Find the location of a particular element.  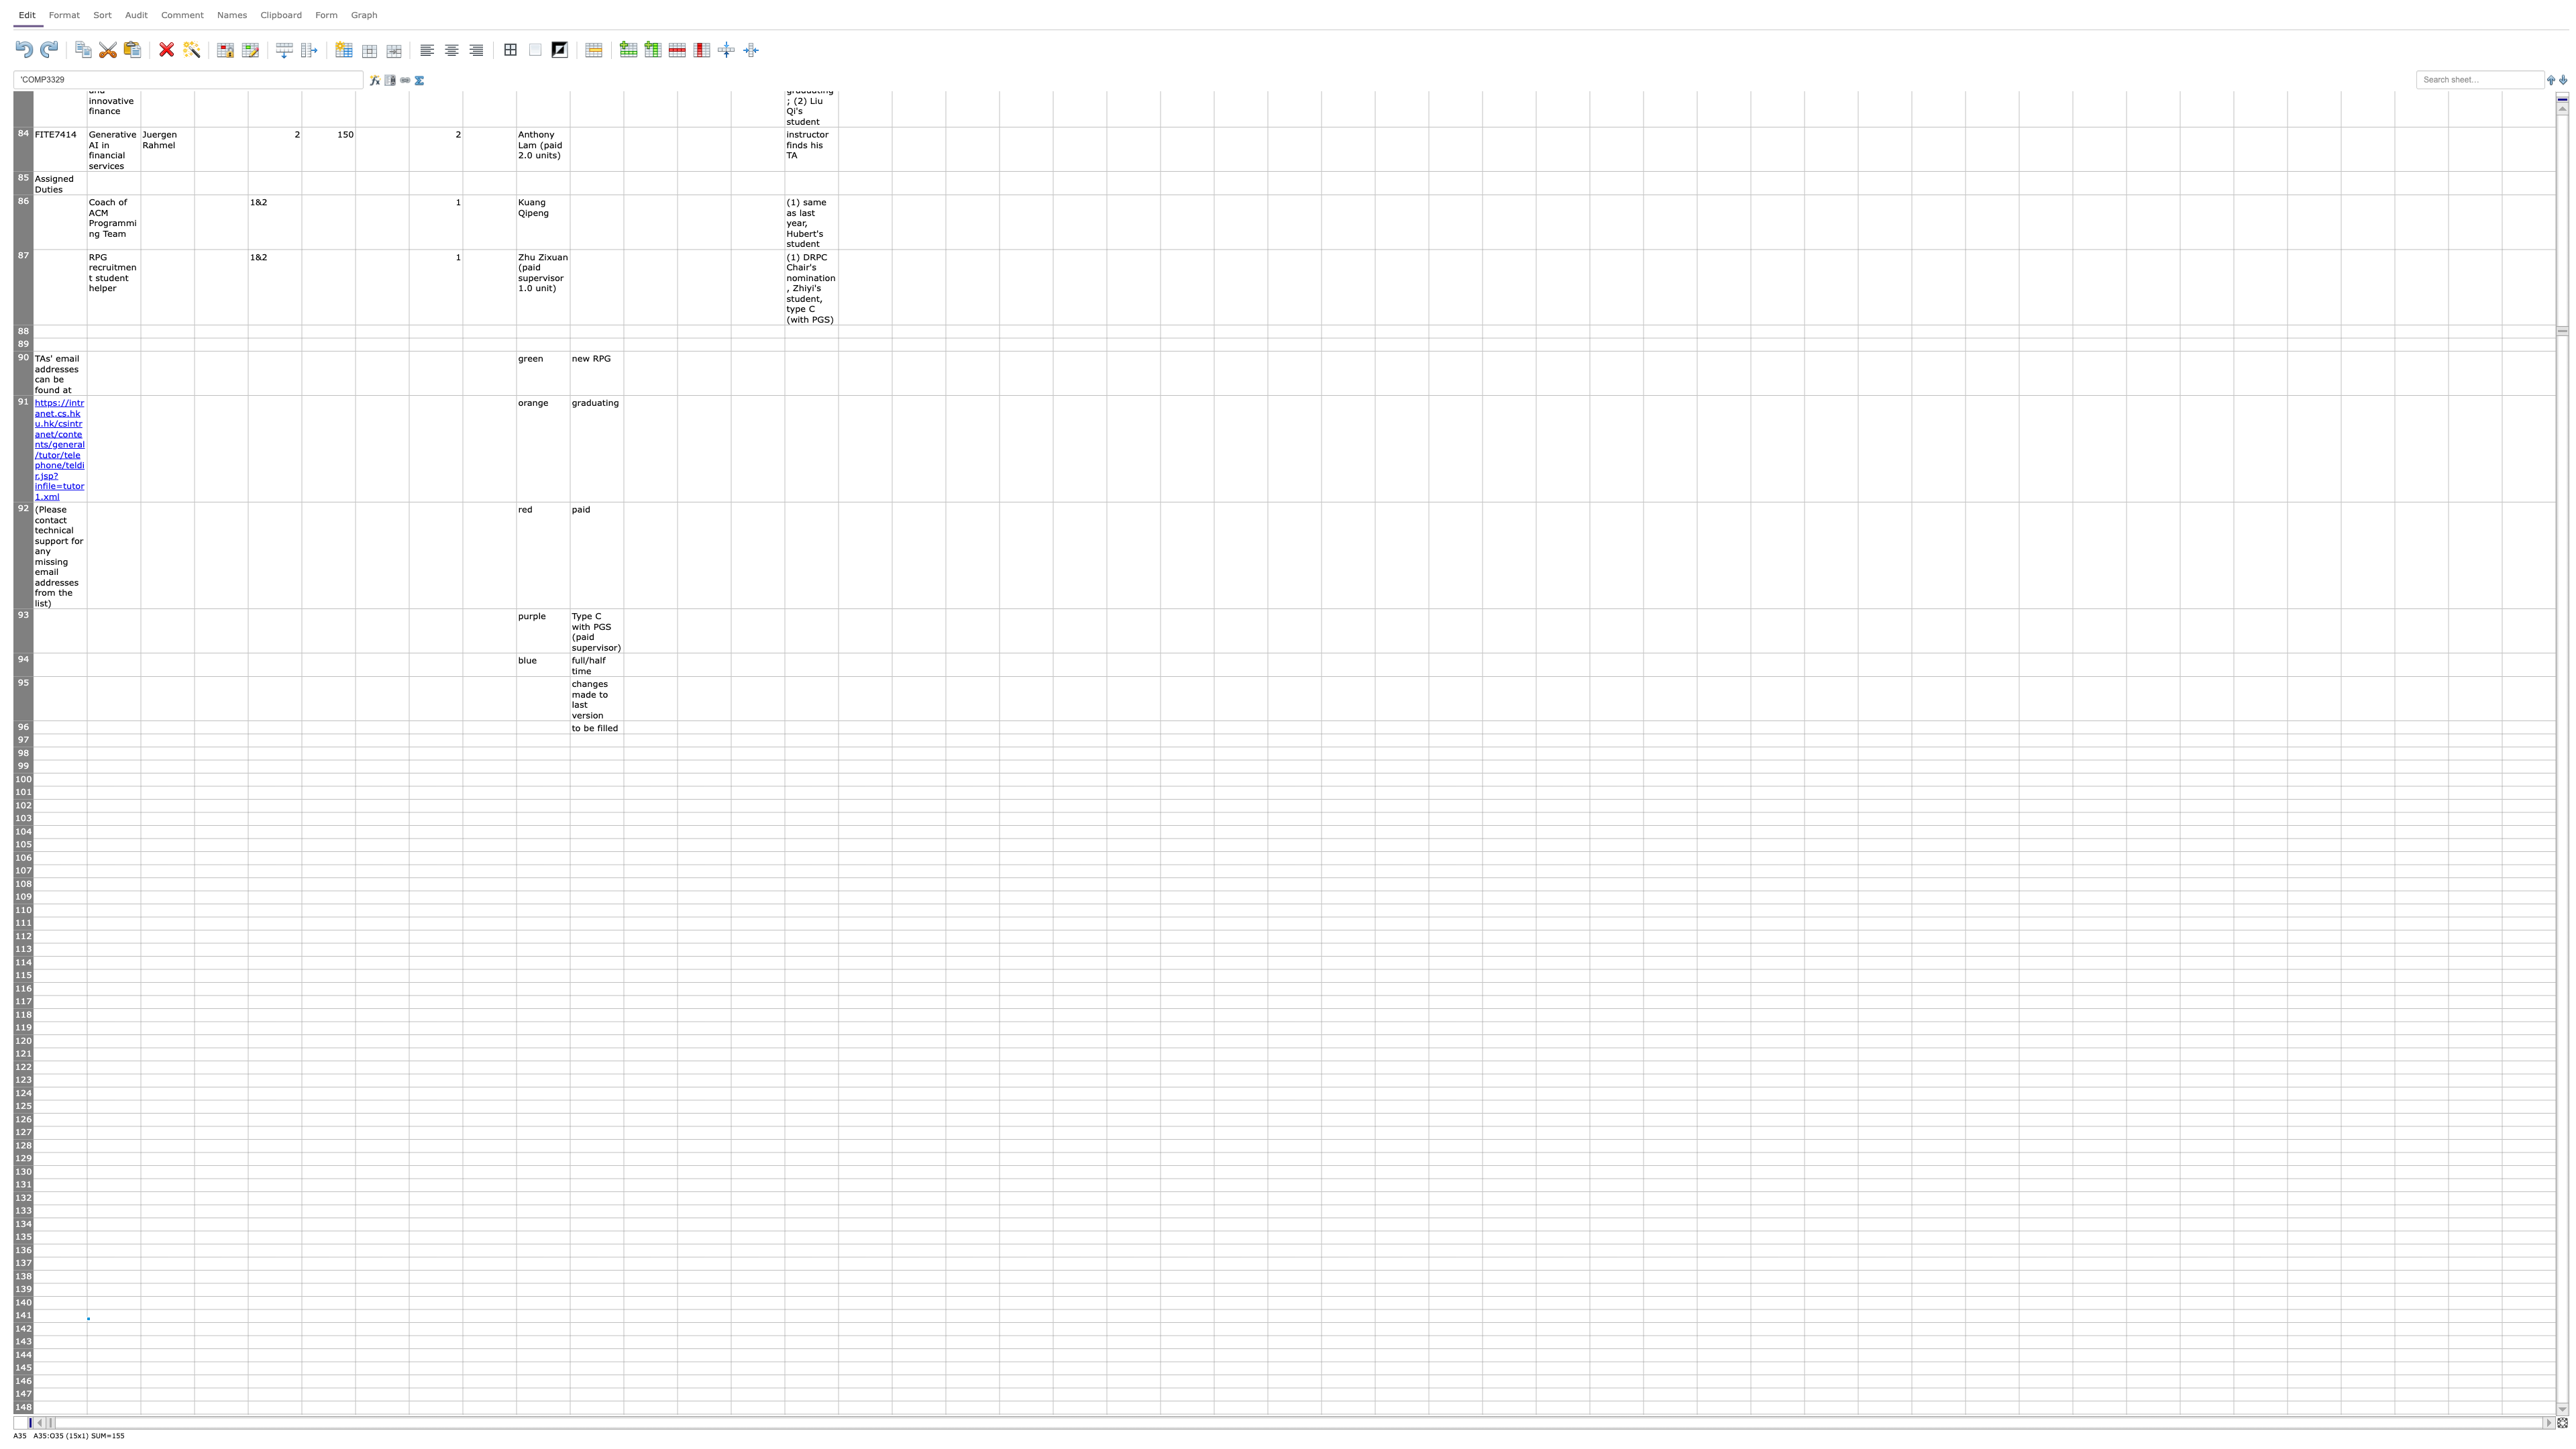

row 136's resize area is located at coordinates (23, 1257).